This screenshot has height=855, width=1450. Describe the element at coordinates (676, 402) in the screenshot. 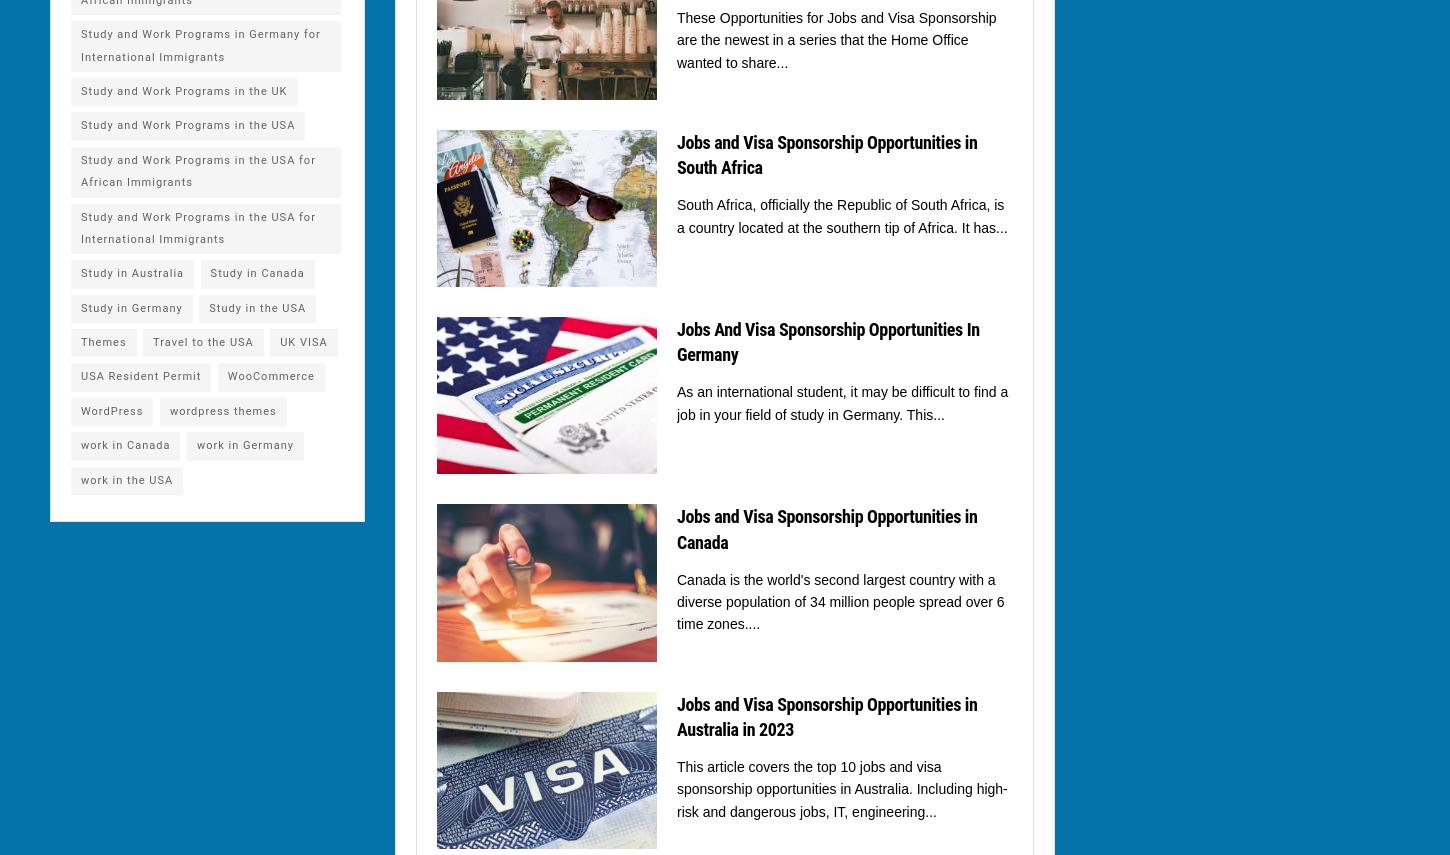

I see `'As an international student, it may be difficult to find a job in your field of study in Germany. This...'` at that location.